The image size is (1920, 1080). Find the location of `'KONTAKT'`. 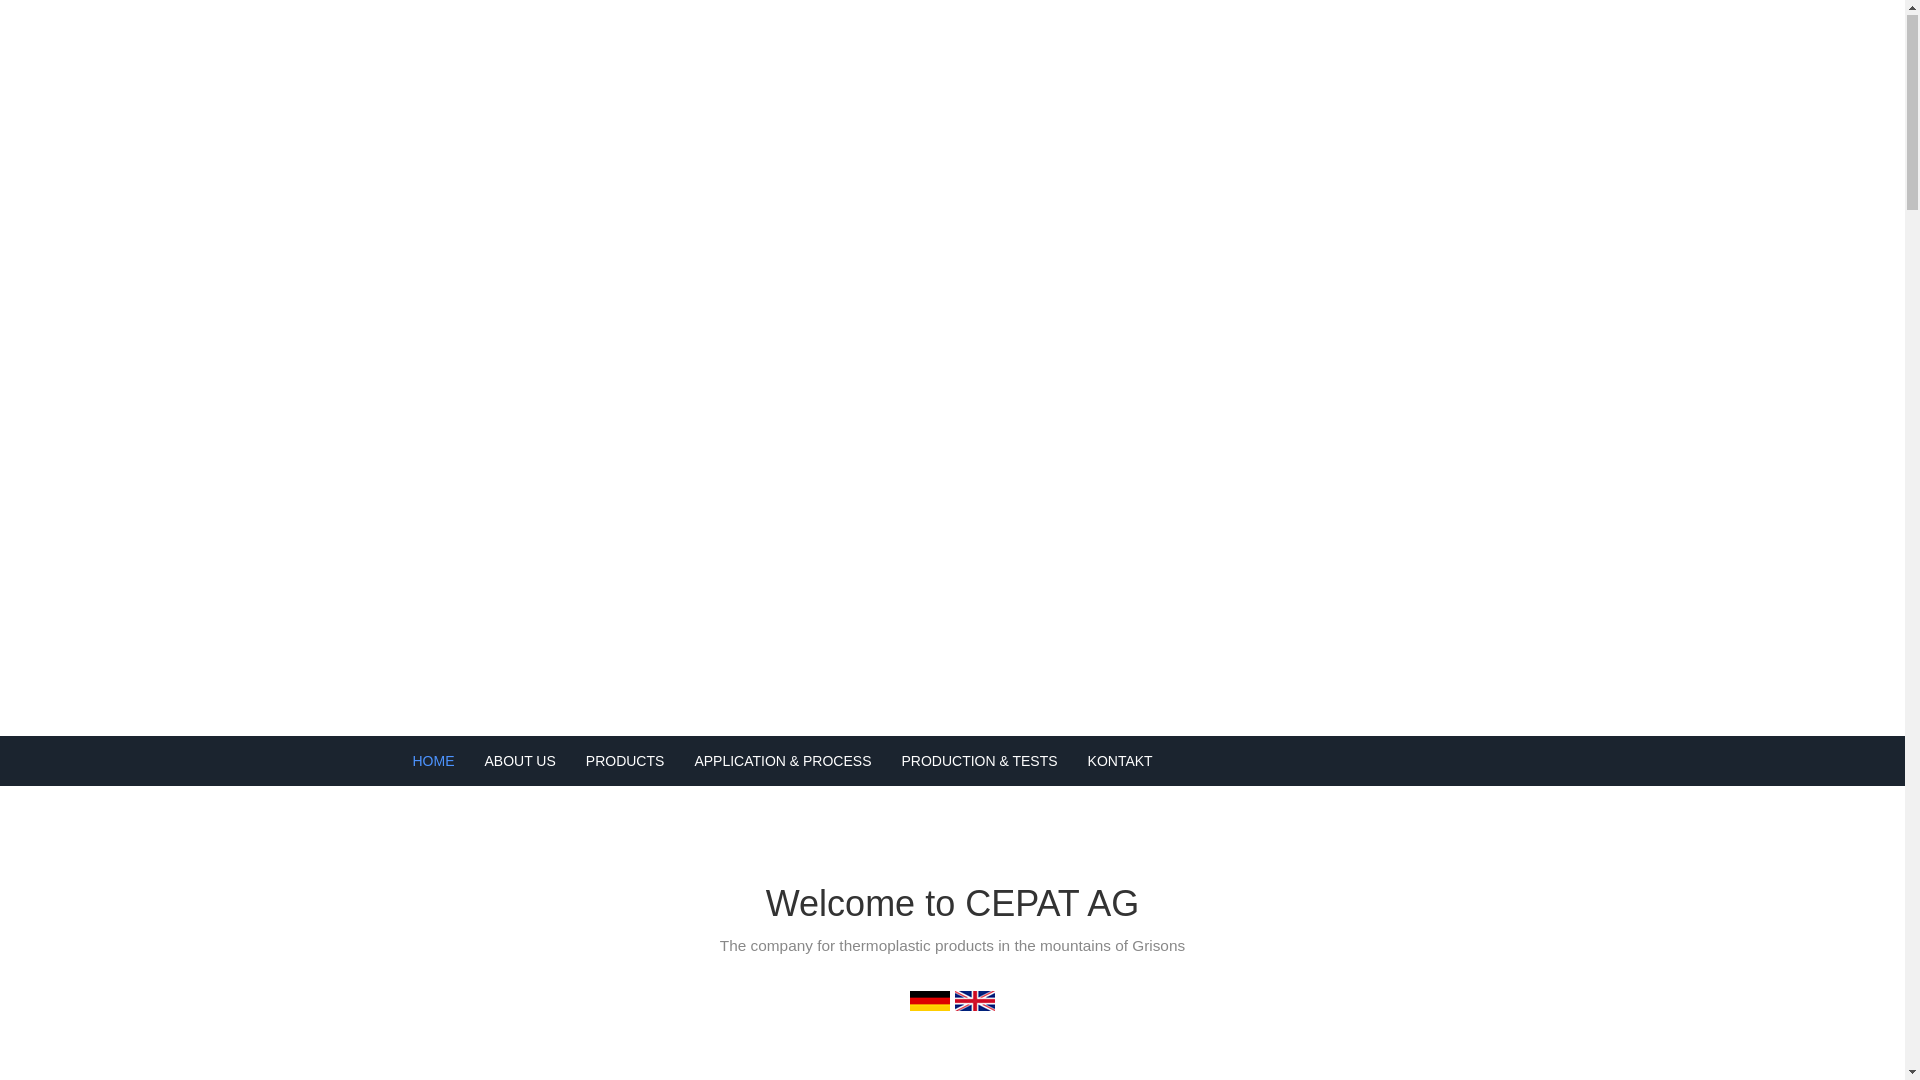

'KONTAKT' is located at coordinates (1072, 762).